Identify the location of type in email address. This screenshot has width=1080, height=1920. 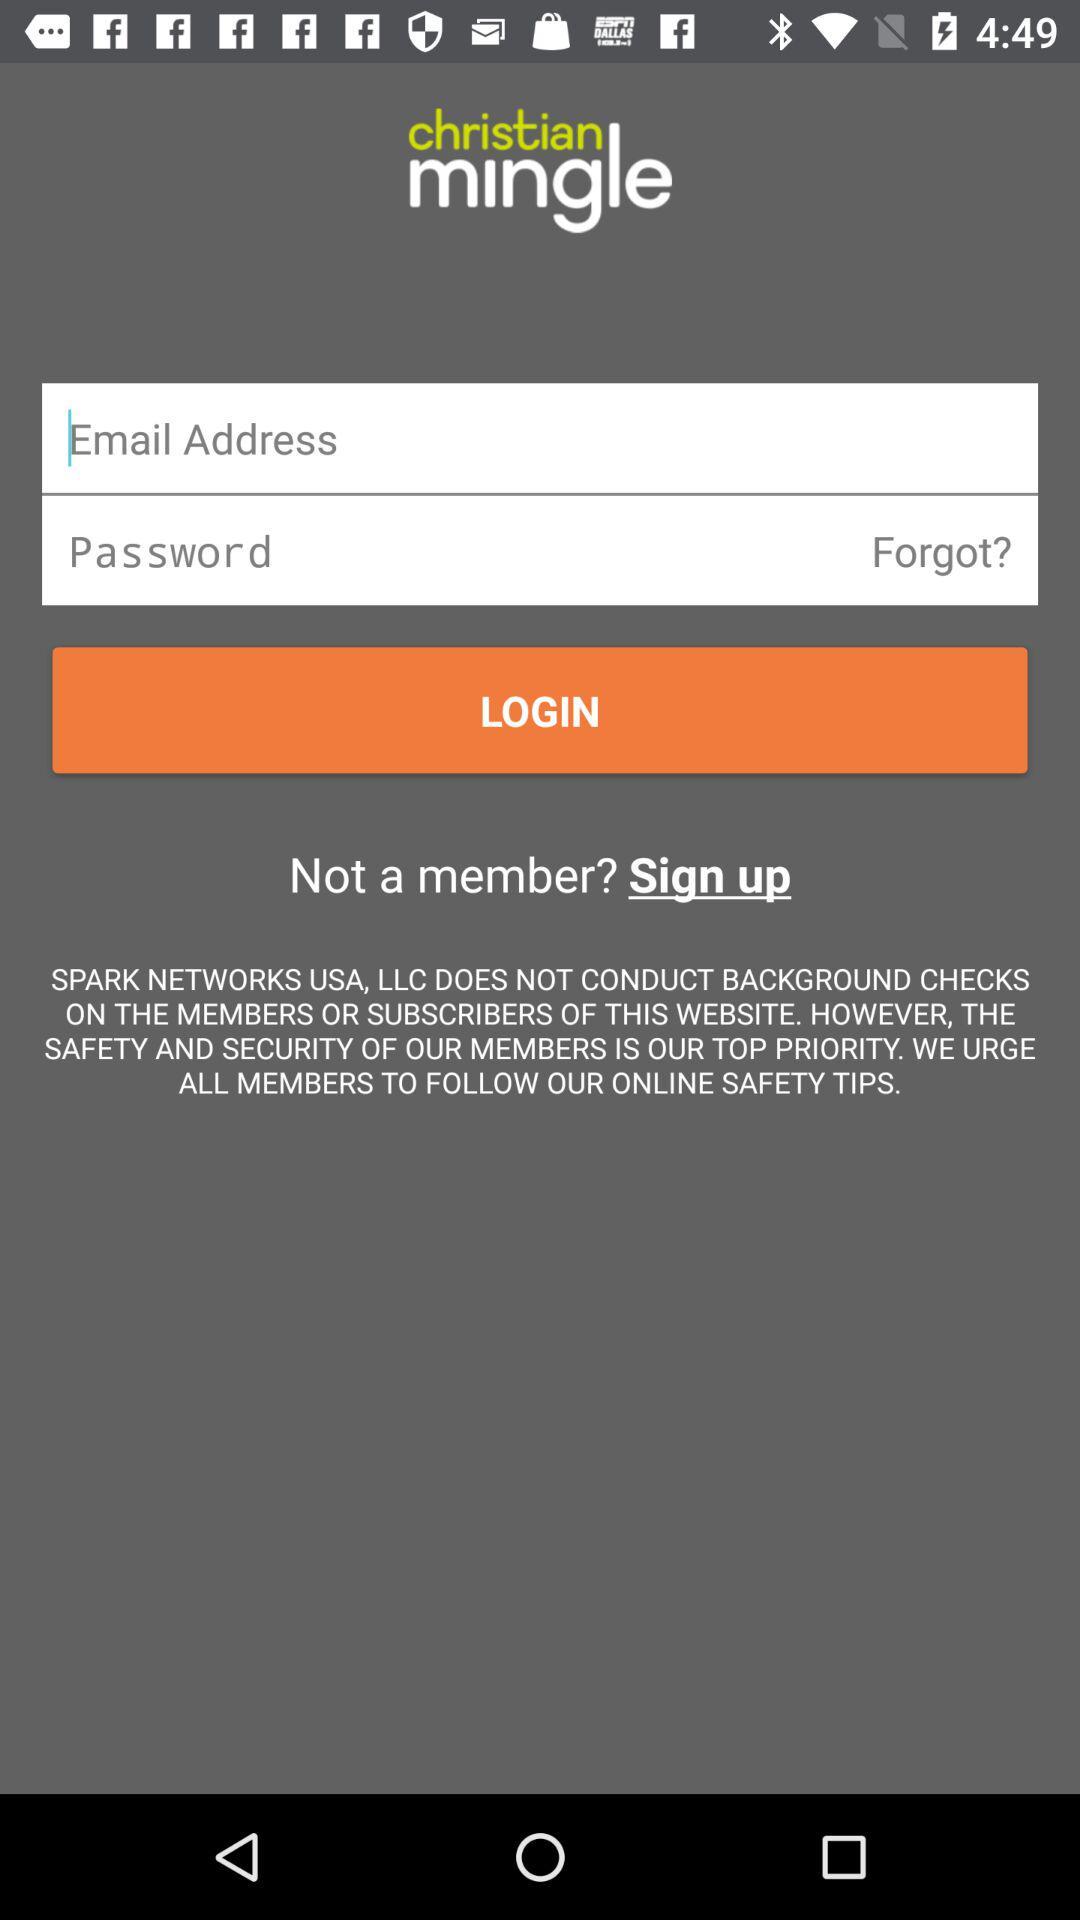
(540, 436).